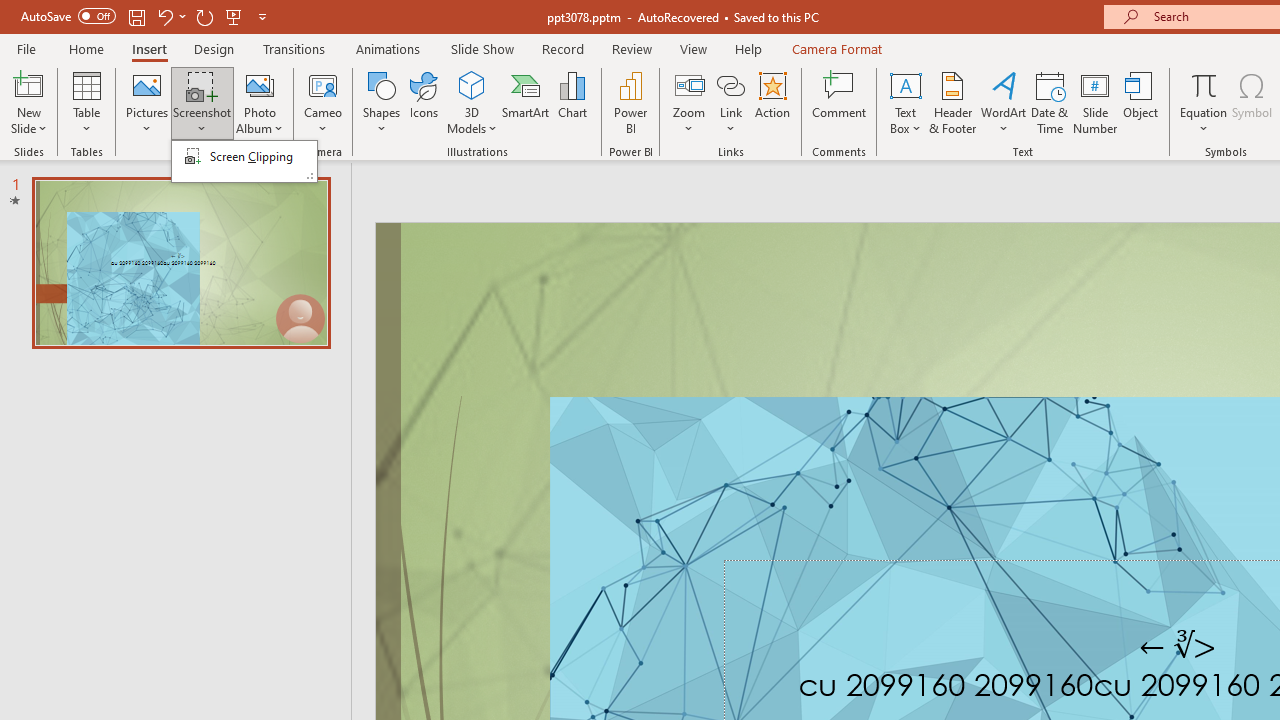 Image resolution: width=1280 pixels, height=720 pixels. I want to click on 'Power BI', so click(630, 103).